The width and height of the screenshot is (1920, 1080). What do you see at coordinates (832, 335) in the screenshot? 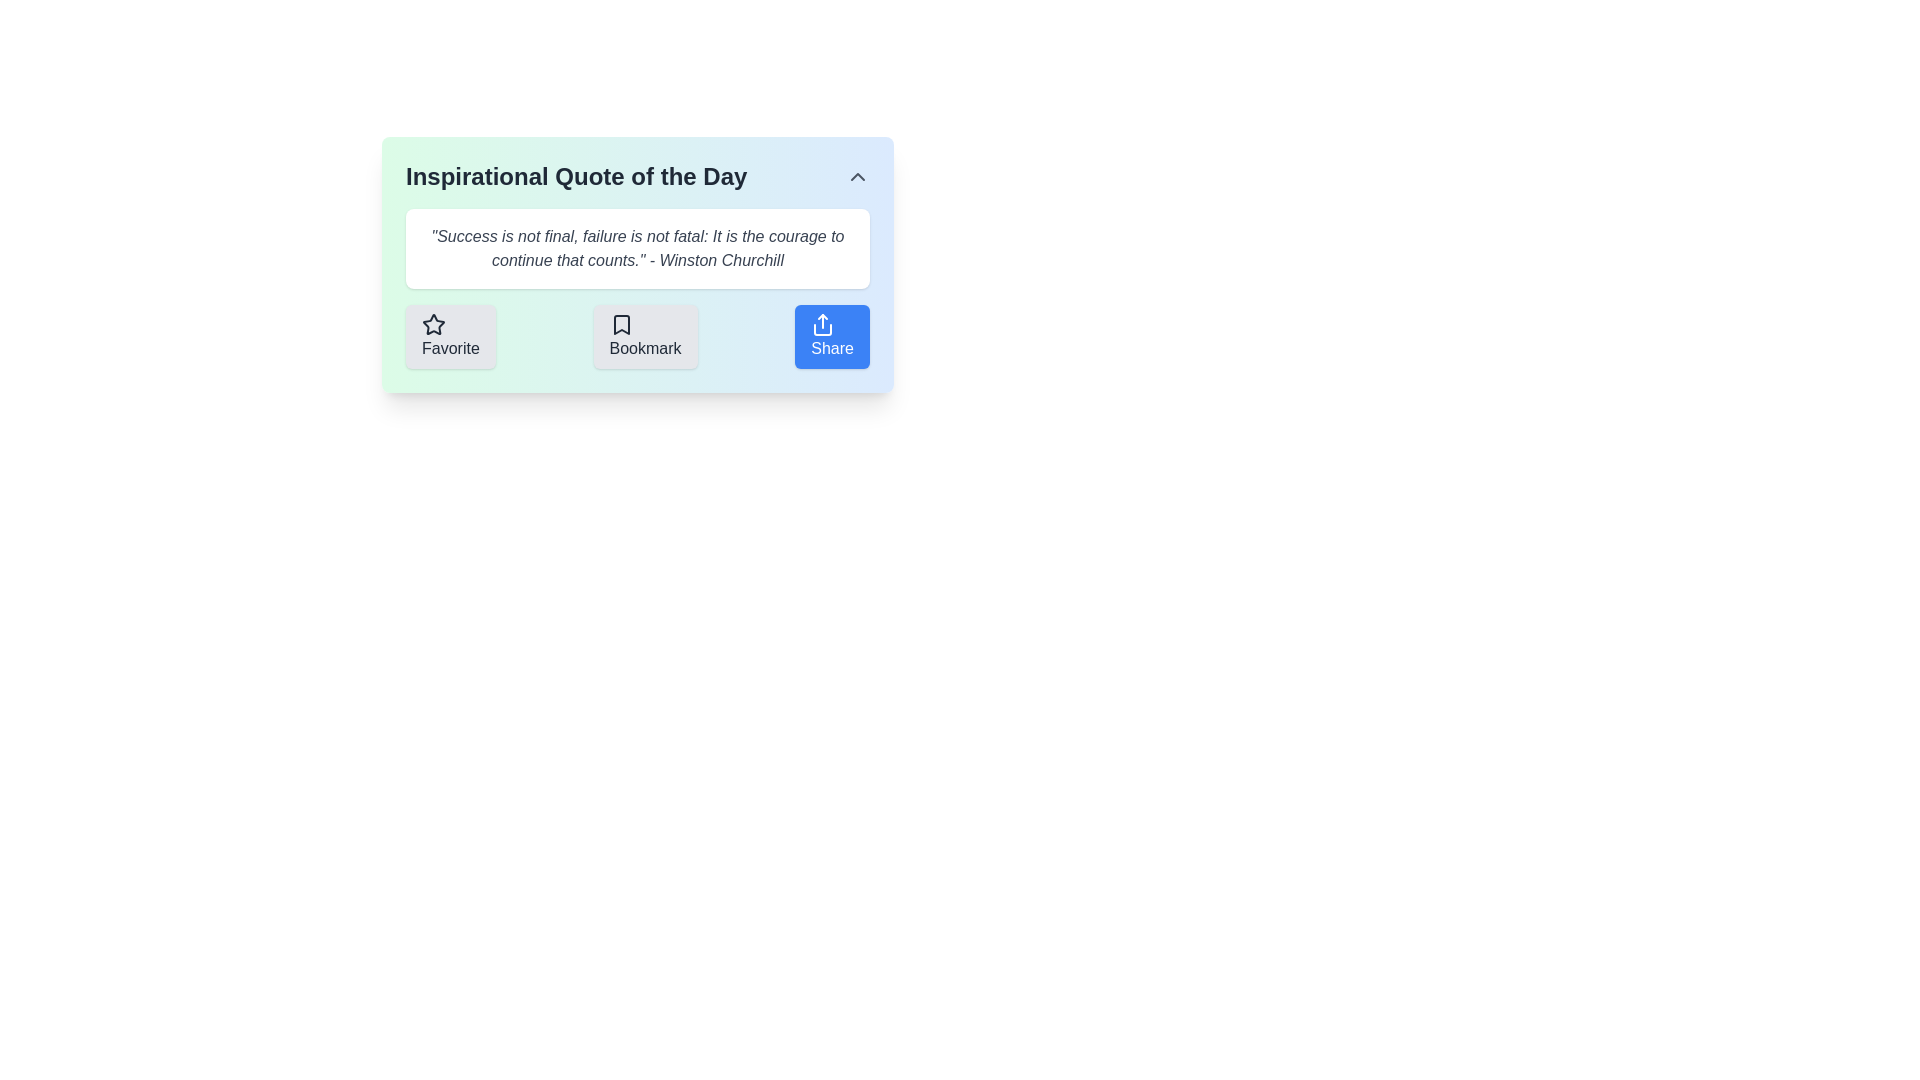
I see `the sharing button located at the bottom of the interface, which is the third button in a row of three` at bounding box center [832, 335].